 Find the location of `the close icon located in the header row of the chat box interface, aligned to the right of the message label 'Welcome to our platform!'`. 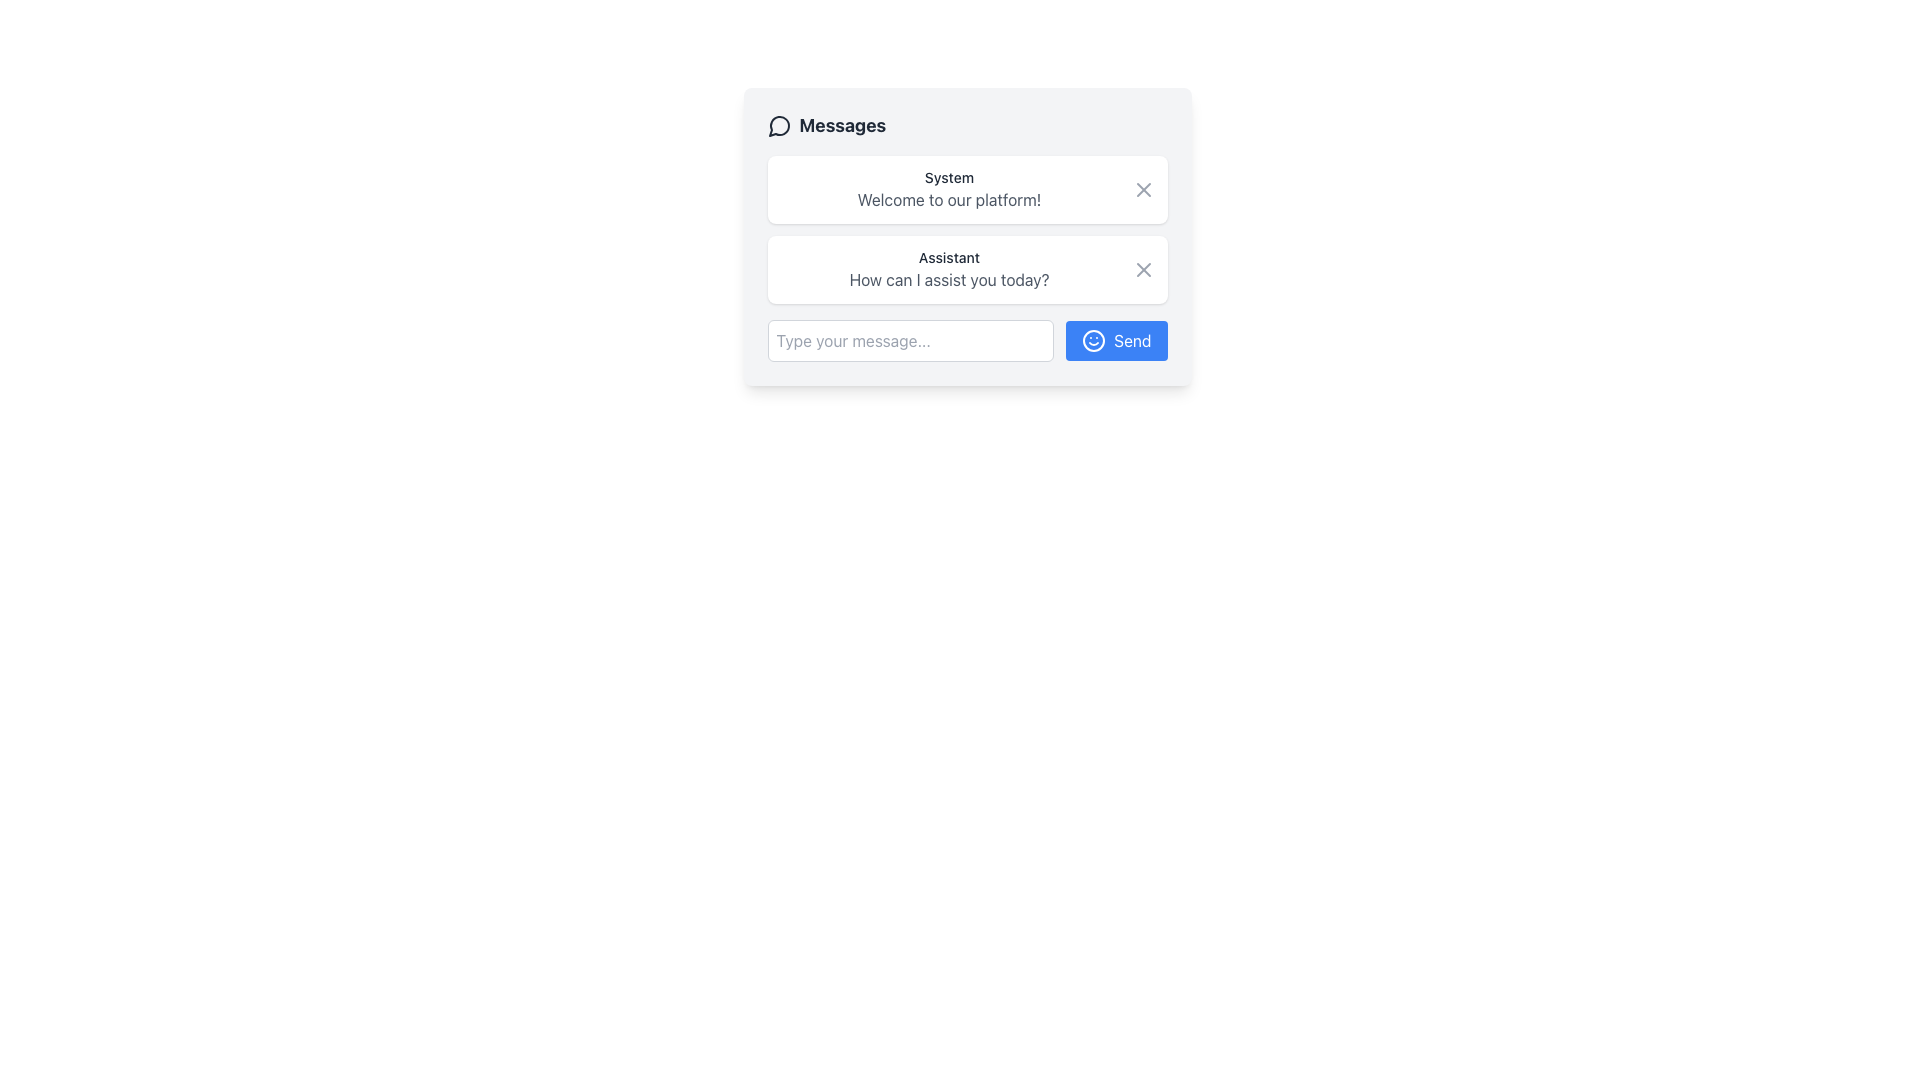

the close icon located in the header row of the chat box interface, aligned to the right of the message label 'Welcome to our platform!' is located at coordinates (1143, 189).